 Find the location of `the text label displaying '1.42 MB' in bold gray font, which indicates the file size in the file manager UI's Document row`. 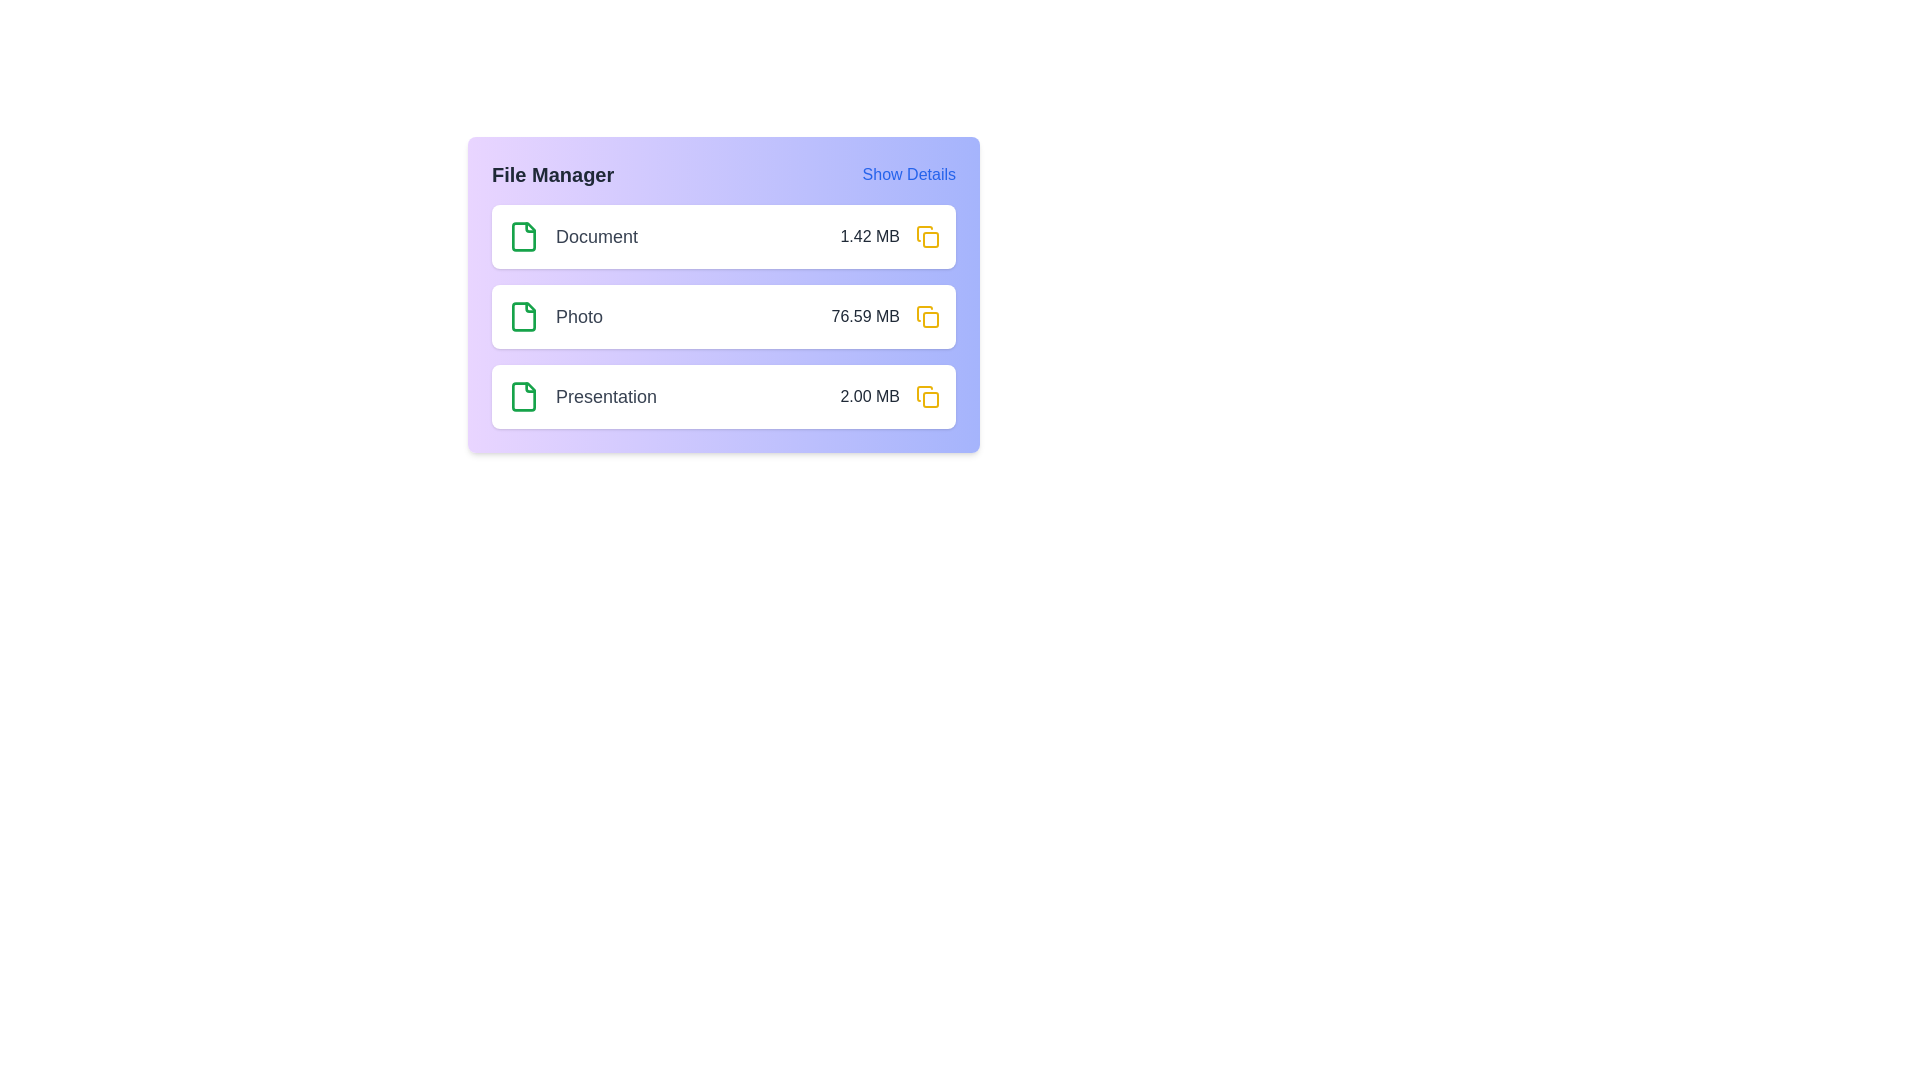

the text label displaying '1.42 MB' in bold gray font, which indicates the file size in the file manager UI's Document row is located at coordinates (870, 235).